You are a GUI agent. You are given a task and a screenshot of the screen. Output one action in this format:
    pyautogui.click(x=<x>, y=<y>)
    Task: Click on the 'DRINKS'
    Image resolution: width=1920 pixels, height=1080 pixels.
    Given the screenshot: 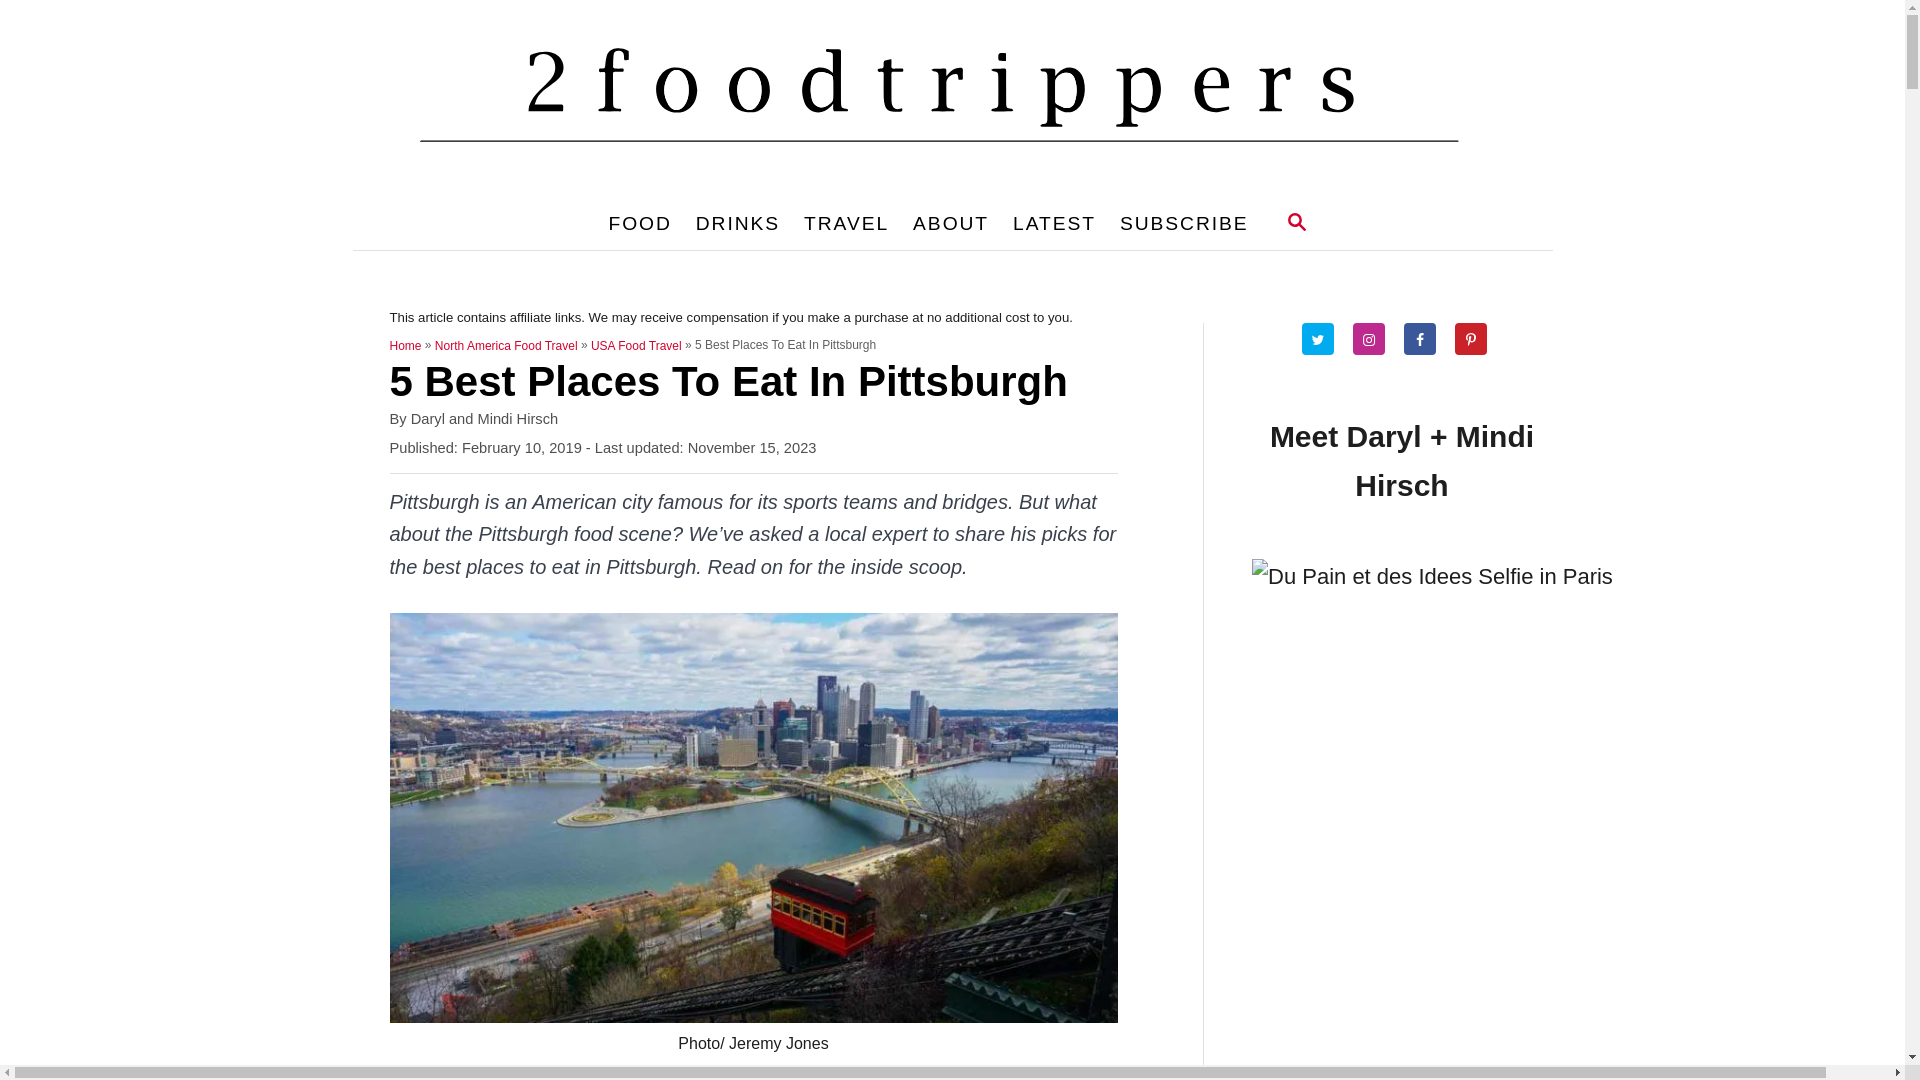 What is the action you would take?
    pyautogui.click(x=737, y=223)
    